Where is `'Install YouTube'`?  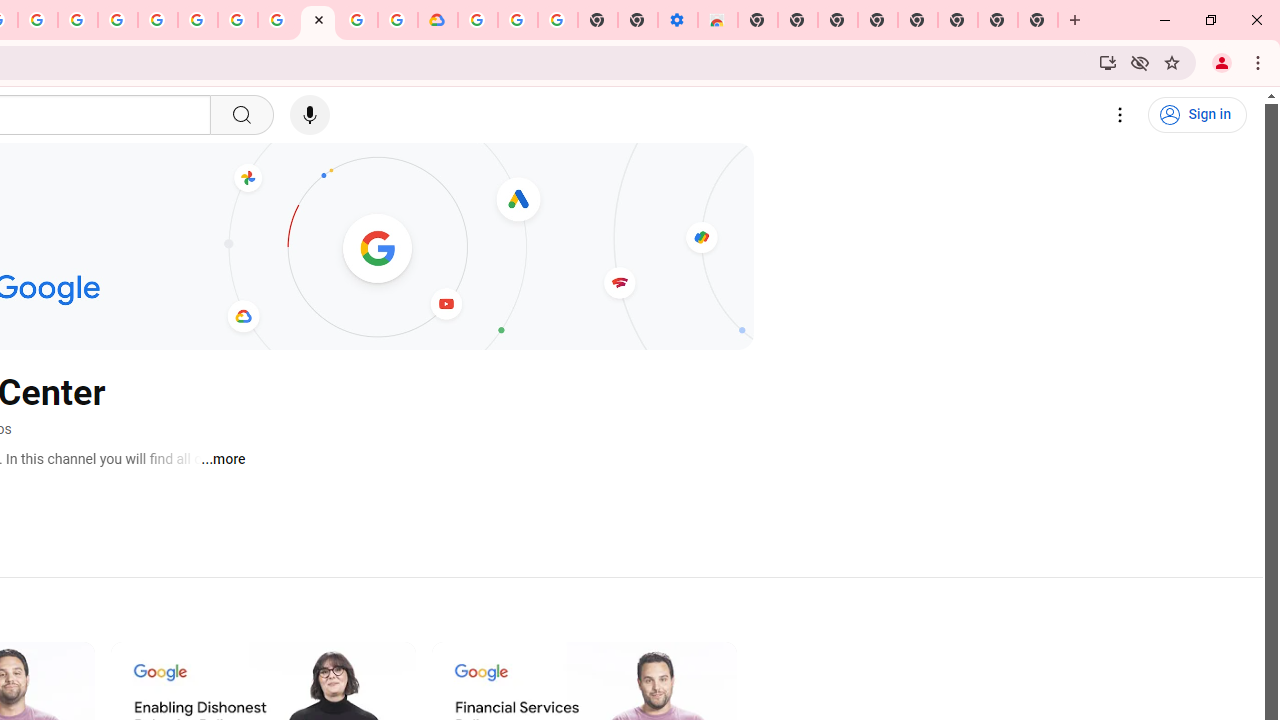
'Install YouTube' is located at coordinates (1106, 61).